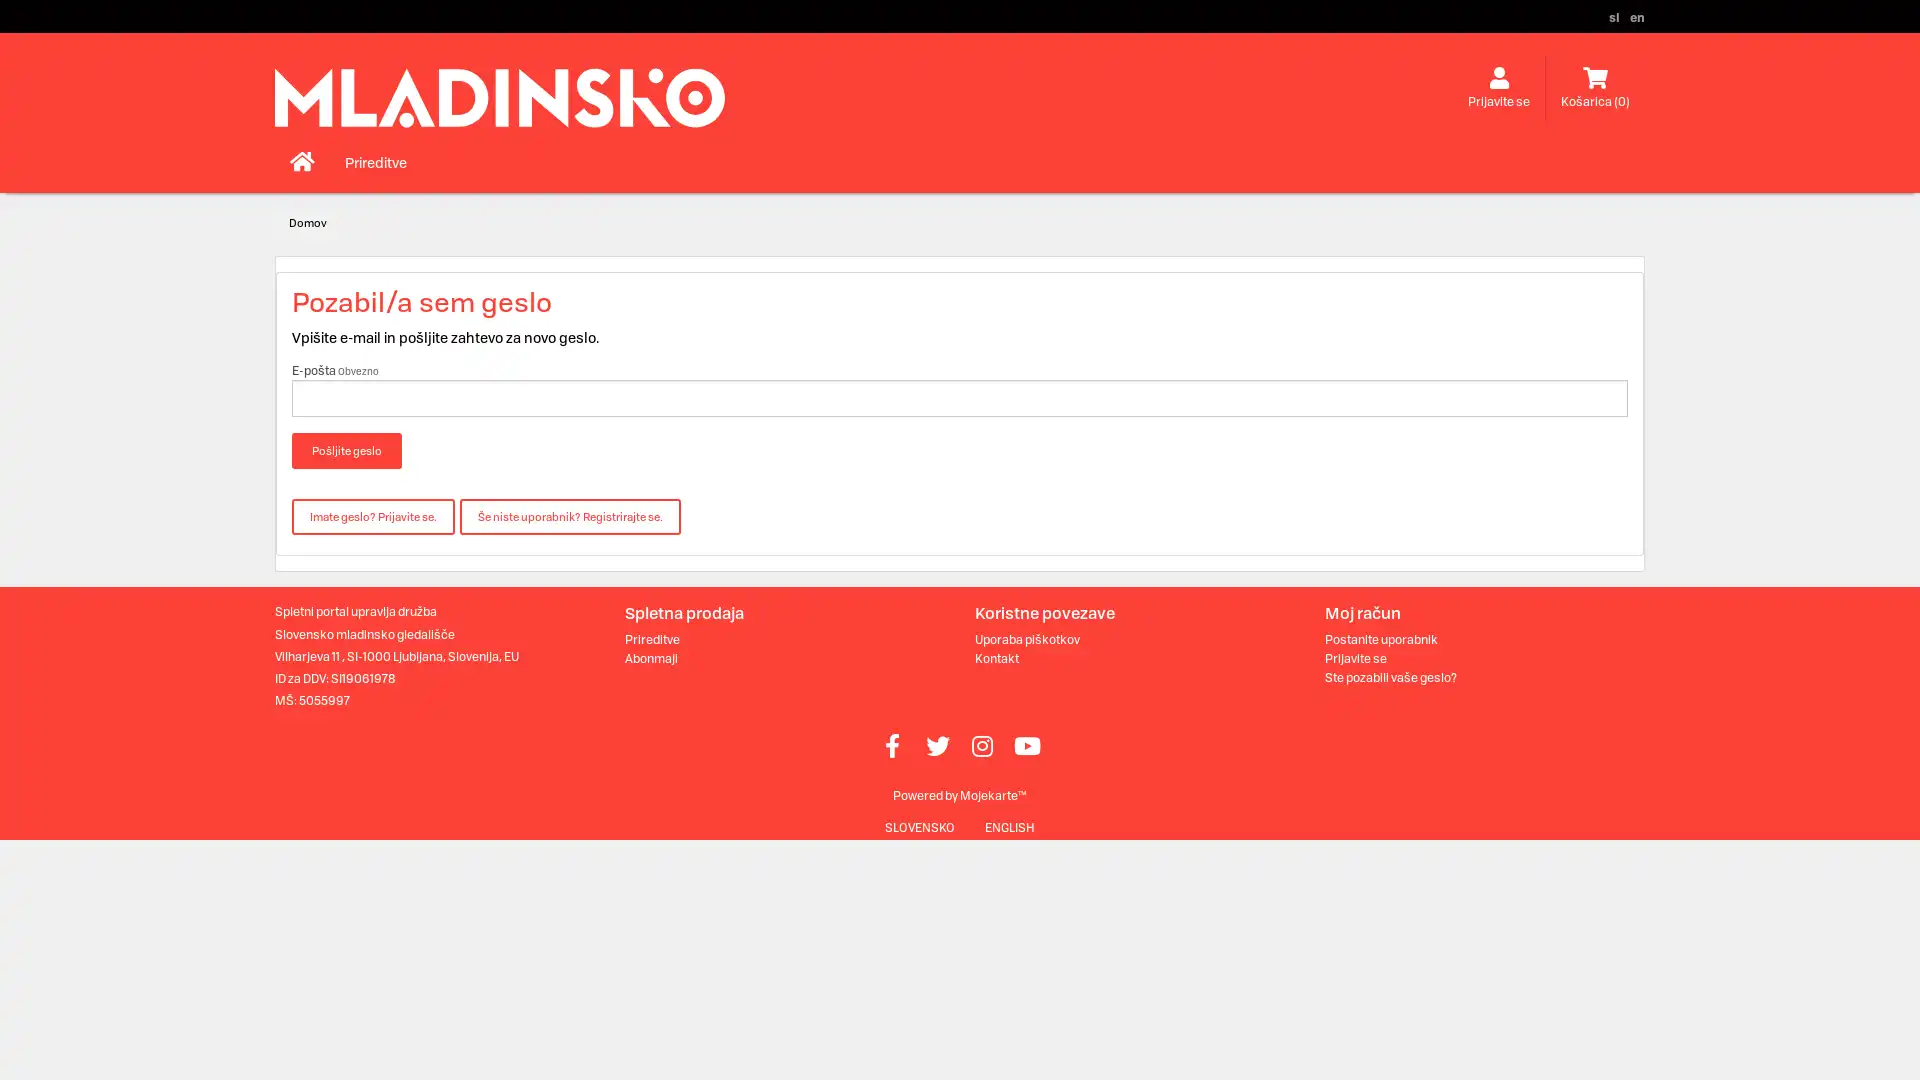 This screenshot has height=1080, width=1920. Describe the element at coordinates (346, 451) in the screenshot. I see `Posljite geslo` at that location.